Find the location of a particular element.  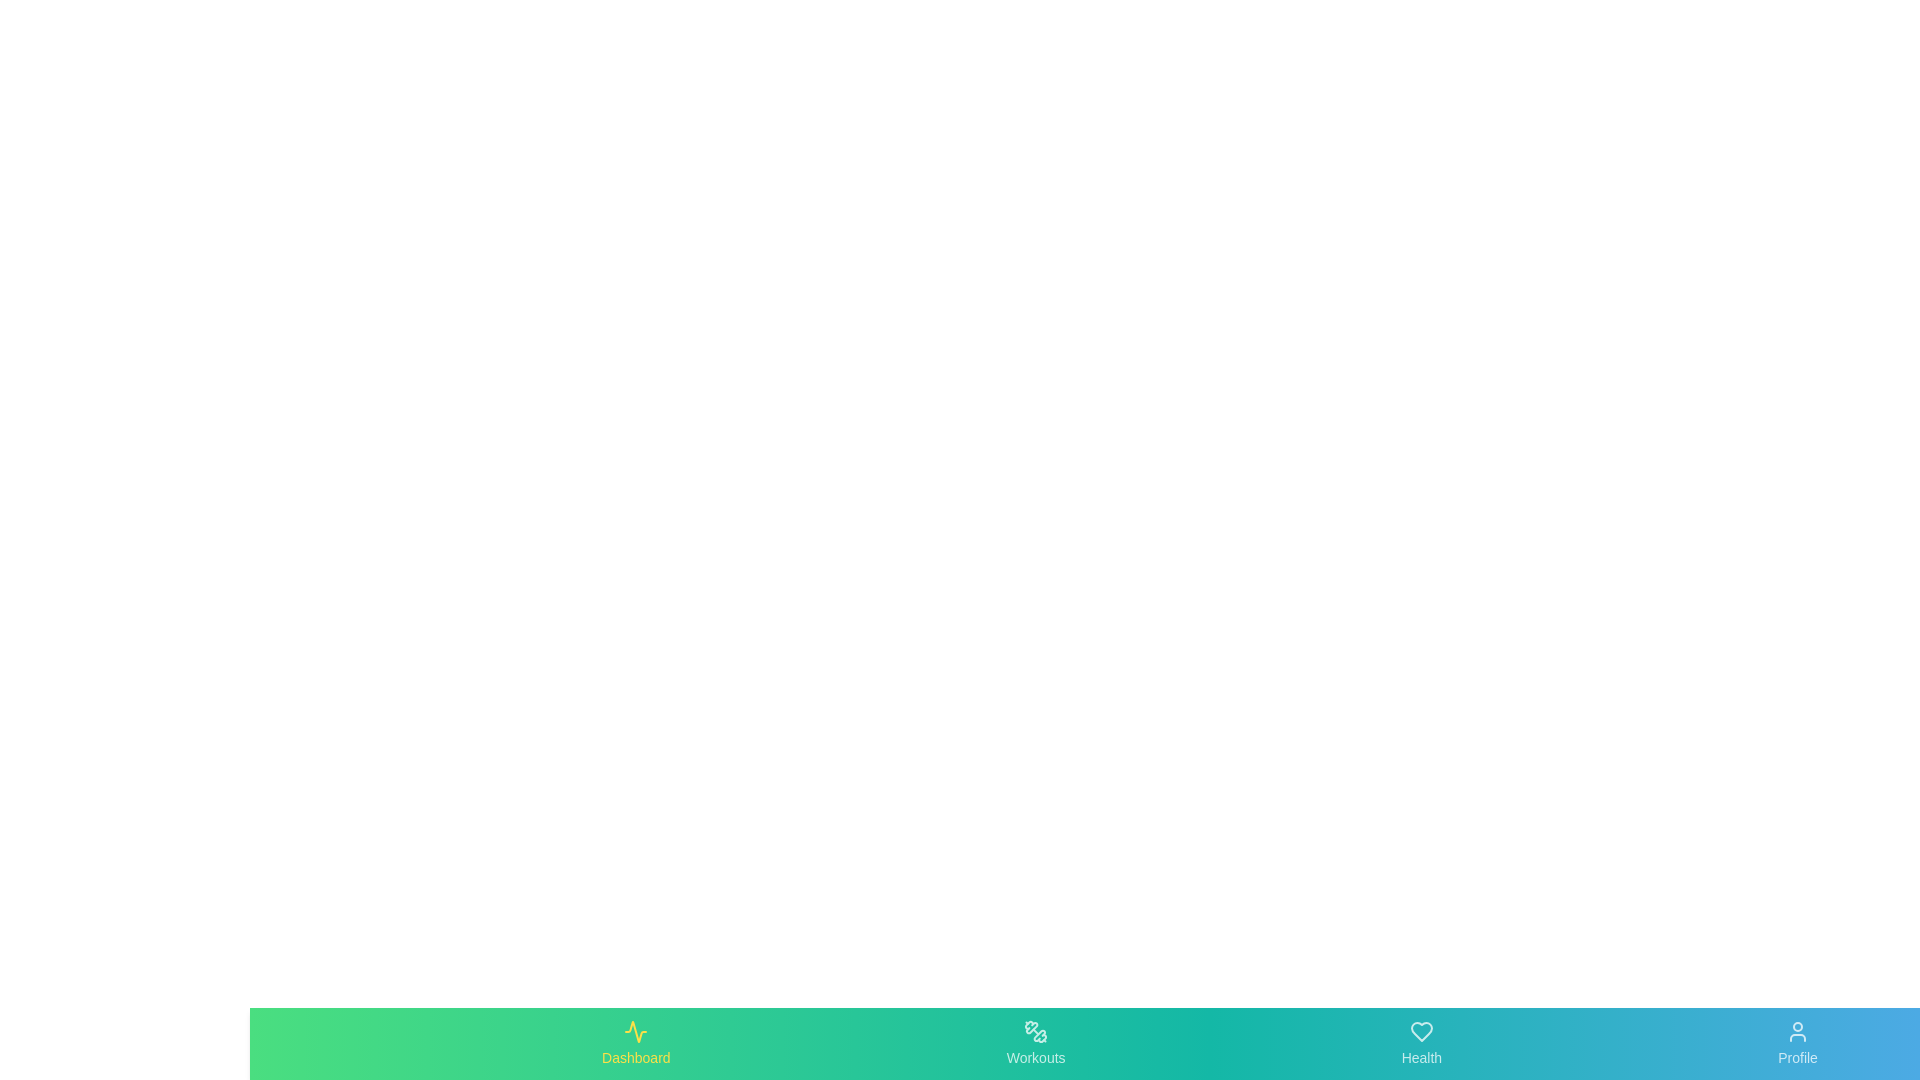

the Profile tab by clicking on its button is located at coordinates (1798, 1043).